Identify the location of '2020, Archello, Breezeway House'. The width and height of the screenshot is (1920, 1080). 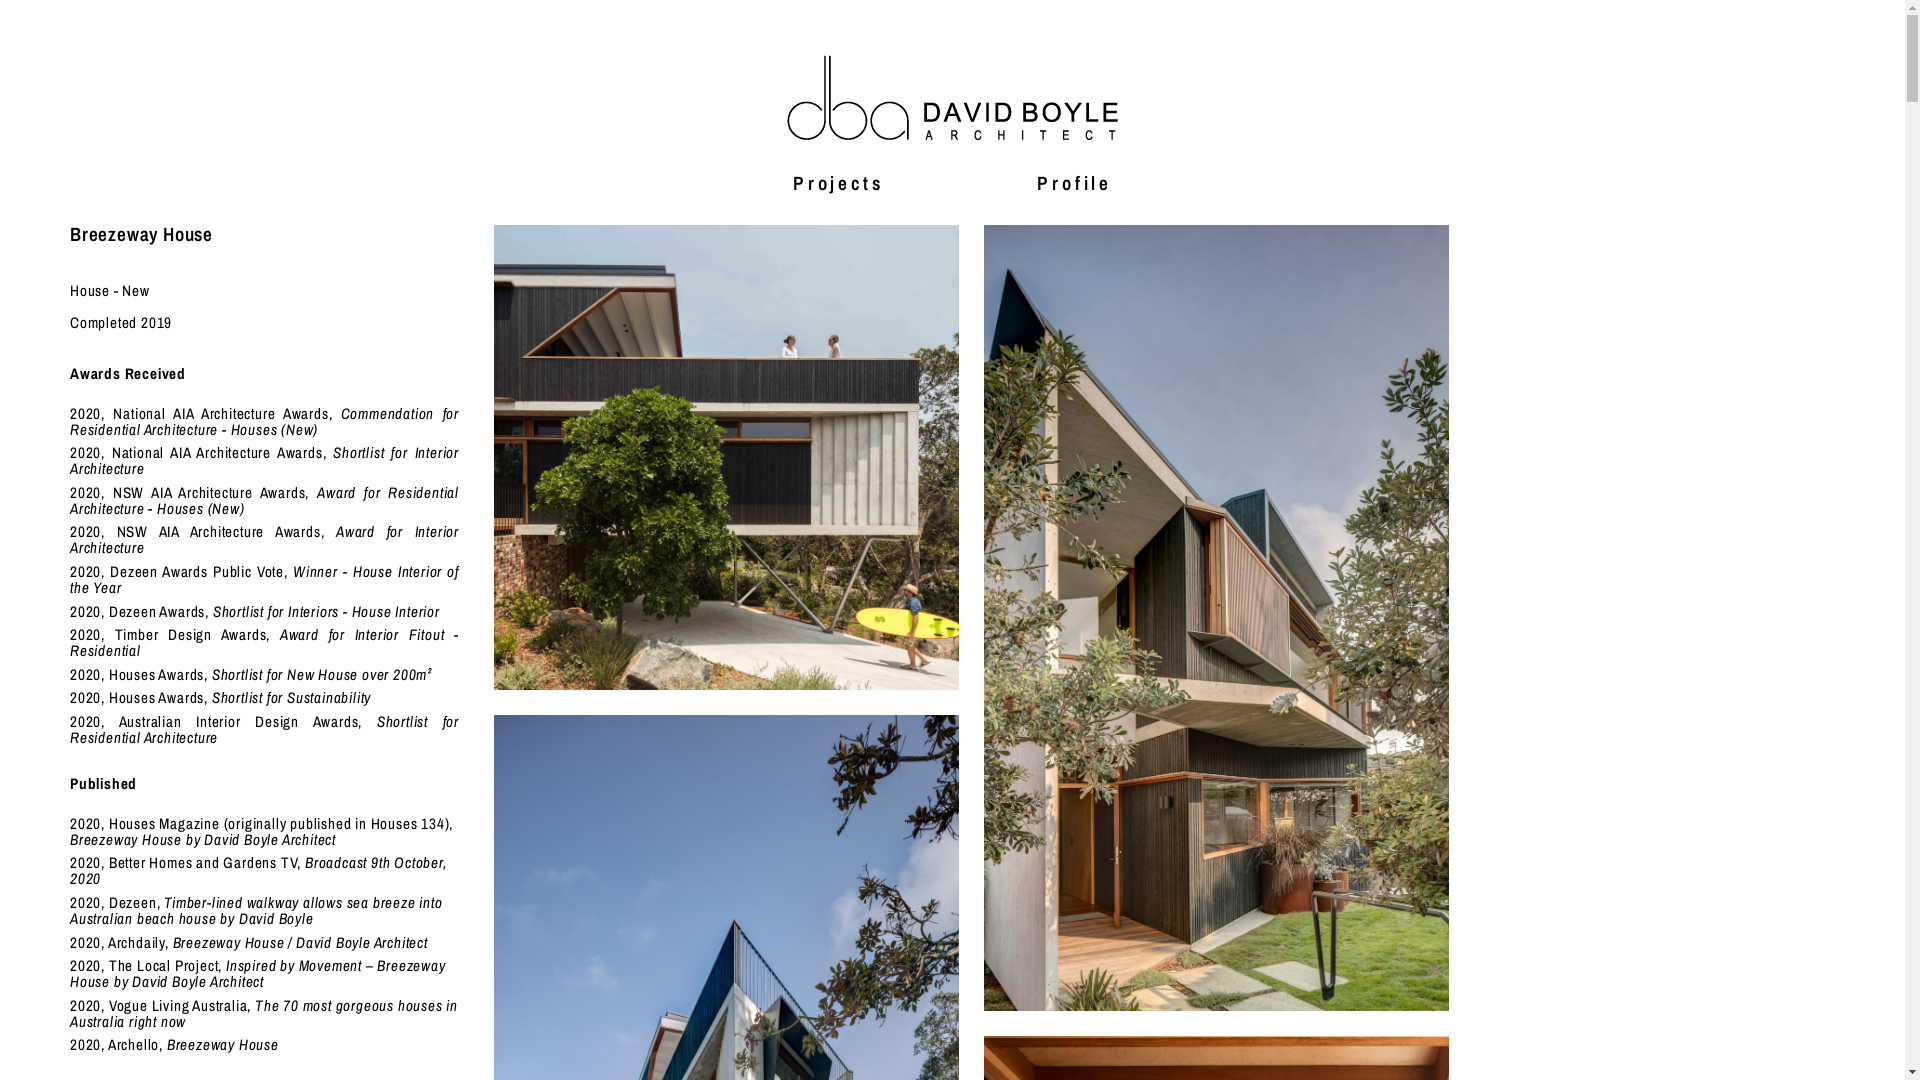
(174, 1043).